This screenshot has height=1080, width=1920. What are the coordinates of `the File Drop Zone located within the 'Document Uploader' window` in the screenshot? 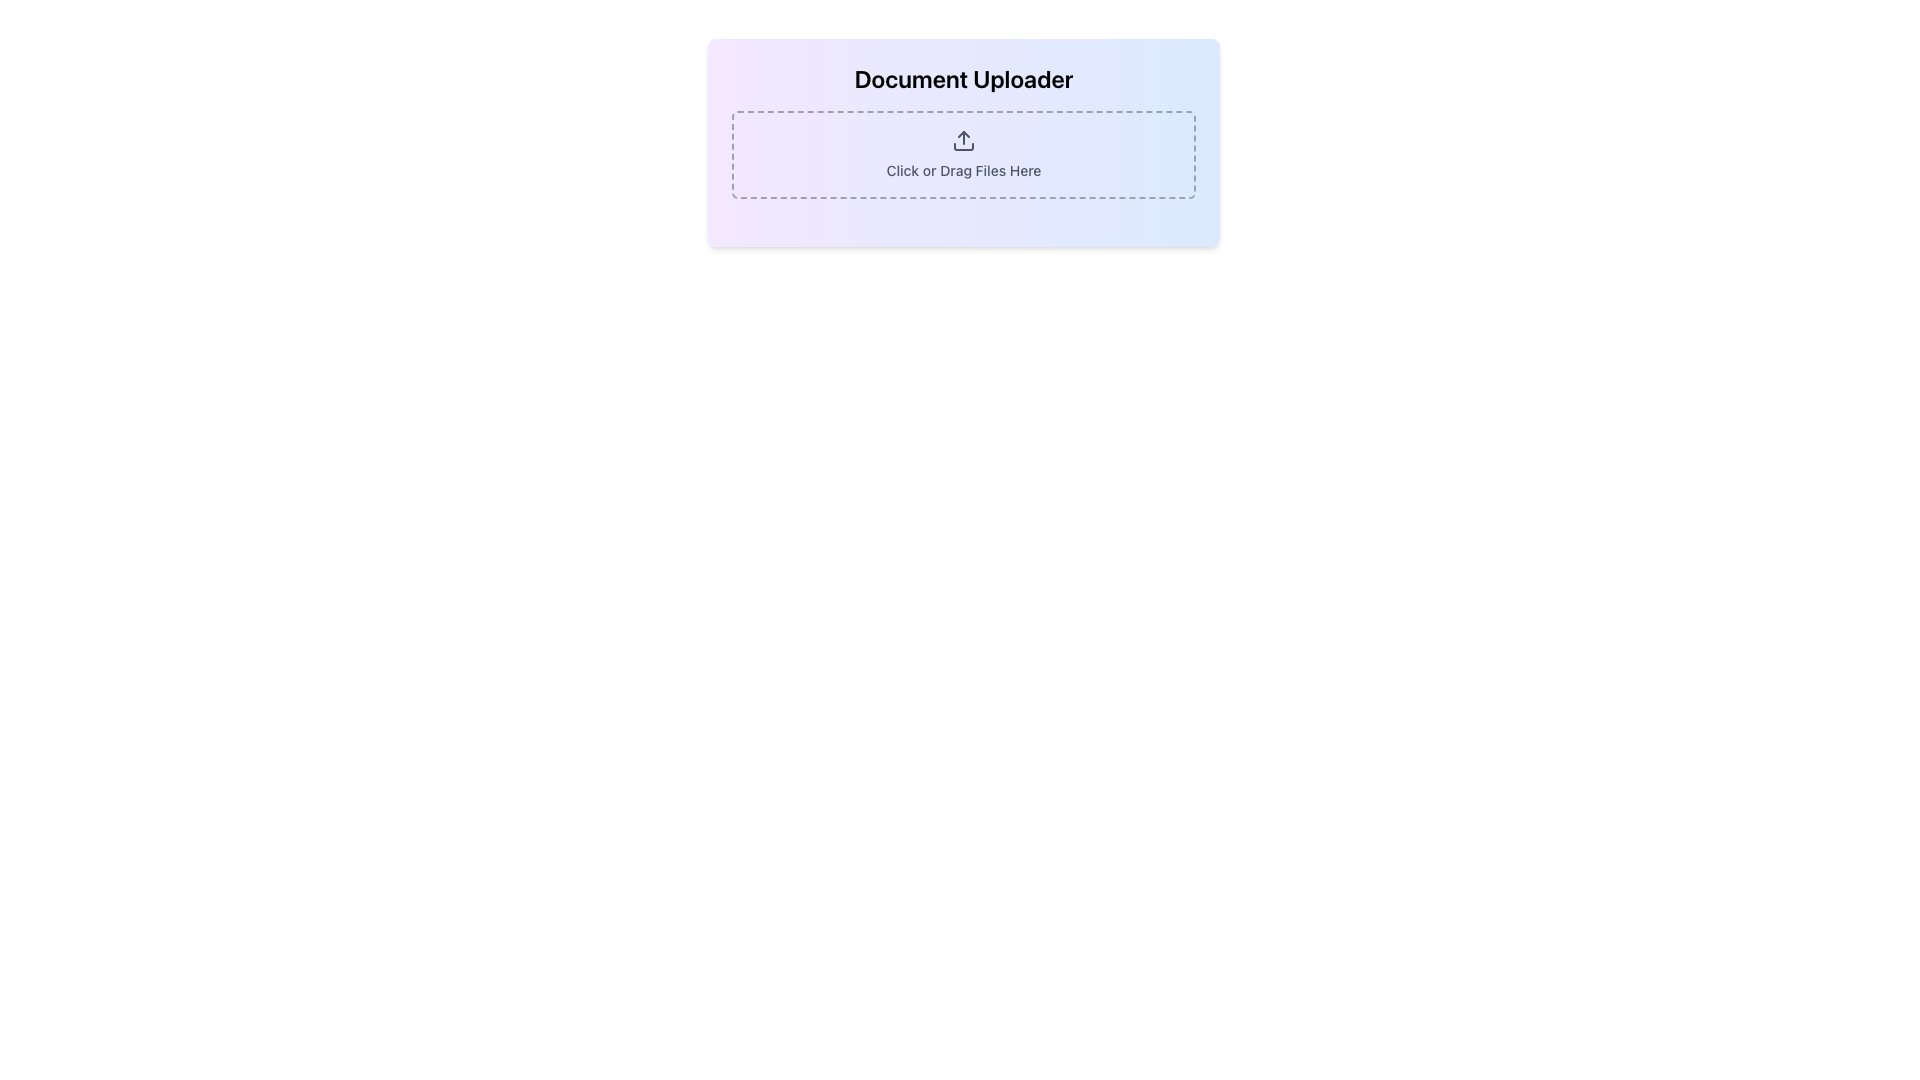 It's located at (964, 153).